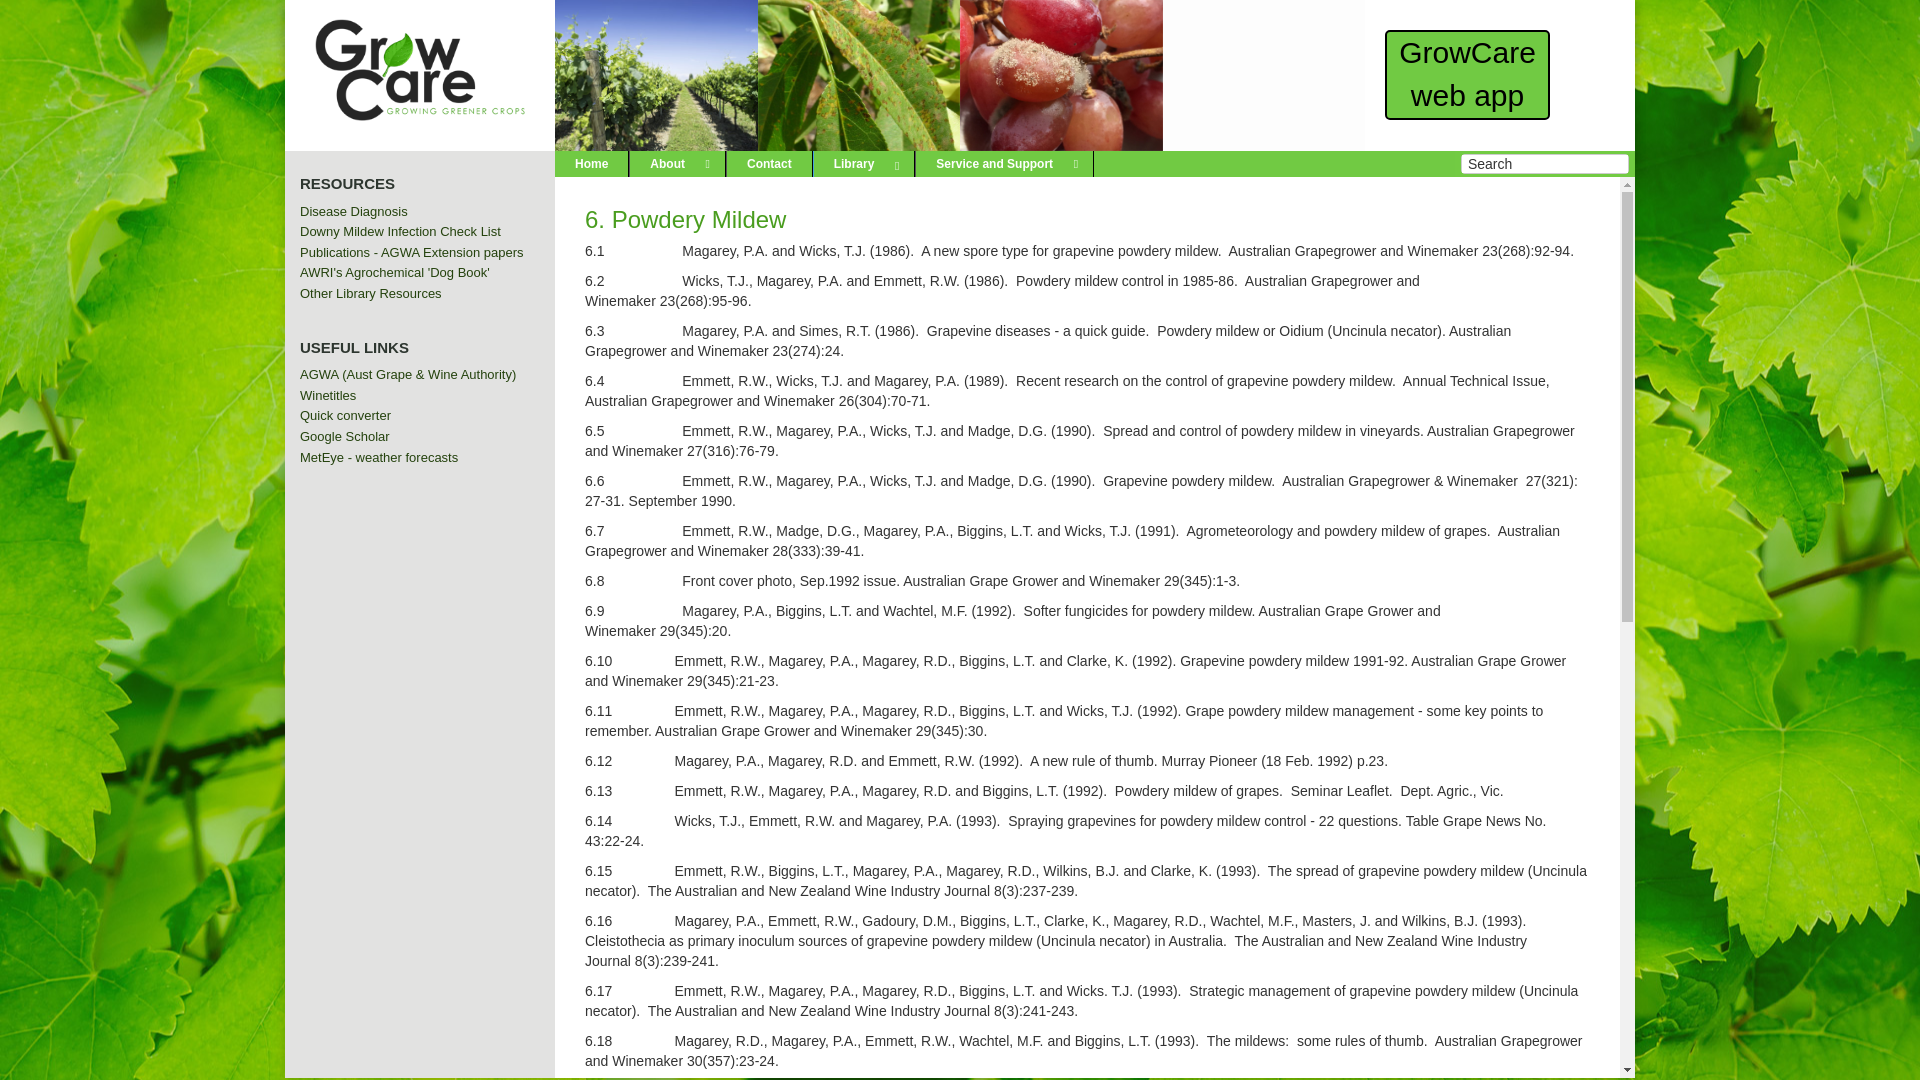 This screenshot has width=1920, height=1080. I want to click on 'Winetitles', so click(327, 395).